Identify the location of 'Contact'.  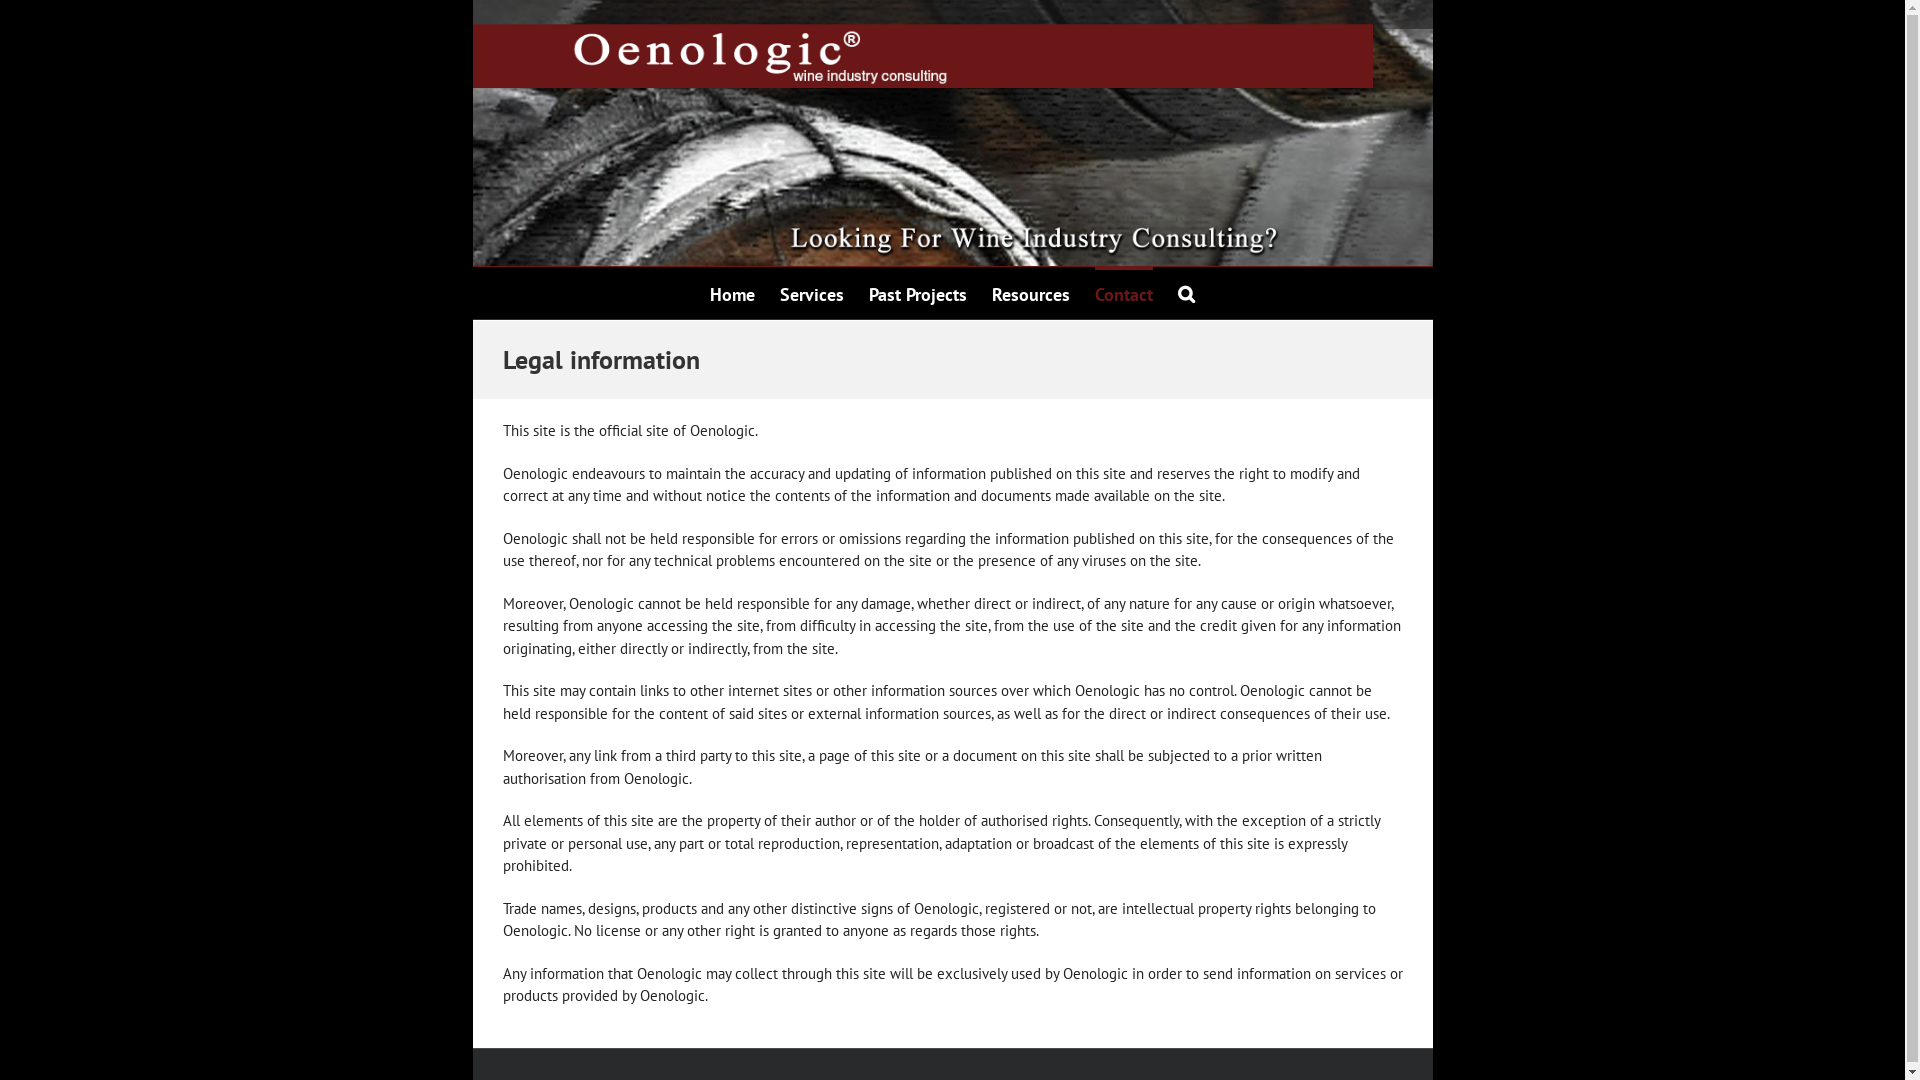
(1123, 293).